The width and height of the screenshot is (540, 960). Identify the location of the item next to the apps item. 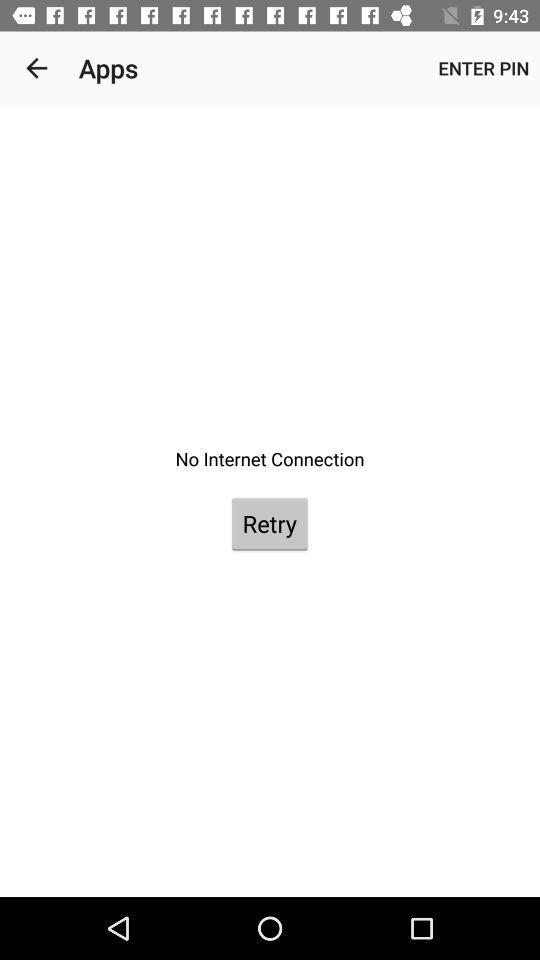
(482, 68).